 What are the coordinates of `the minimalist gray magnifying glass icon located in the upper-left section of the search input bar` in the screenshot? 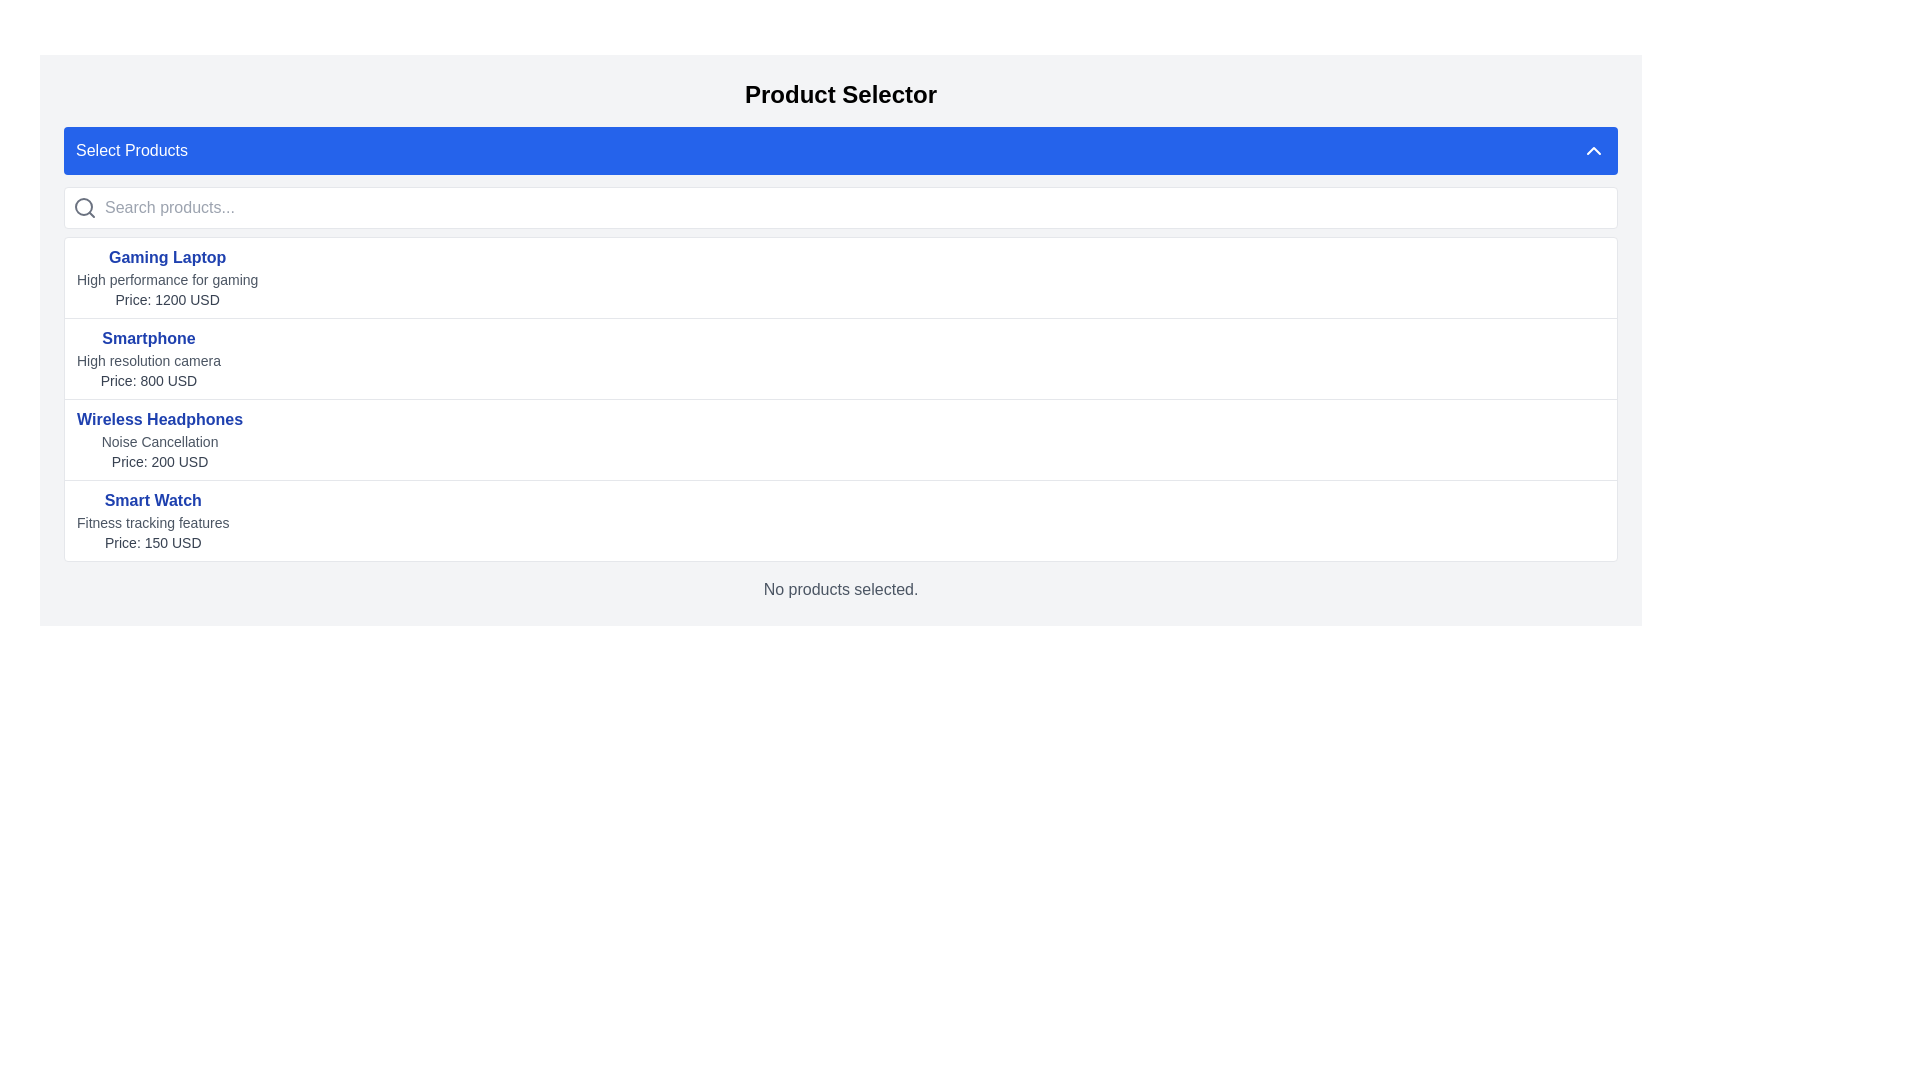 It's located at (84, 208).